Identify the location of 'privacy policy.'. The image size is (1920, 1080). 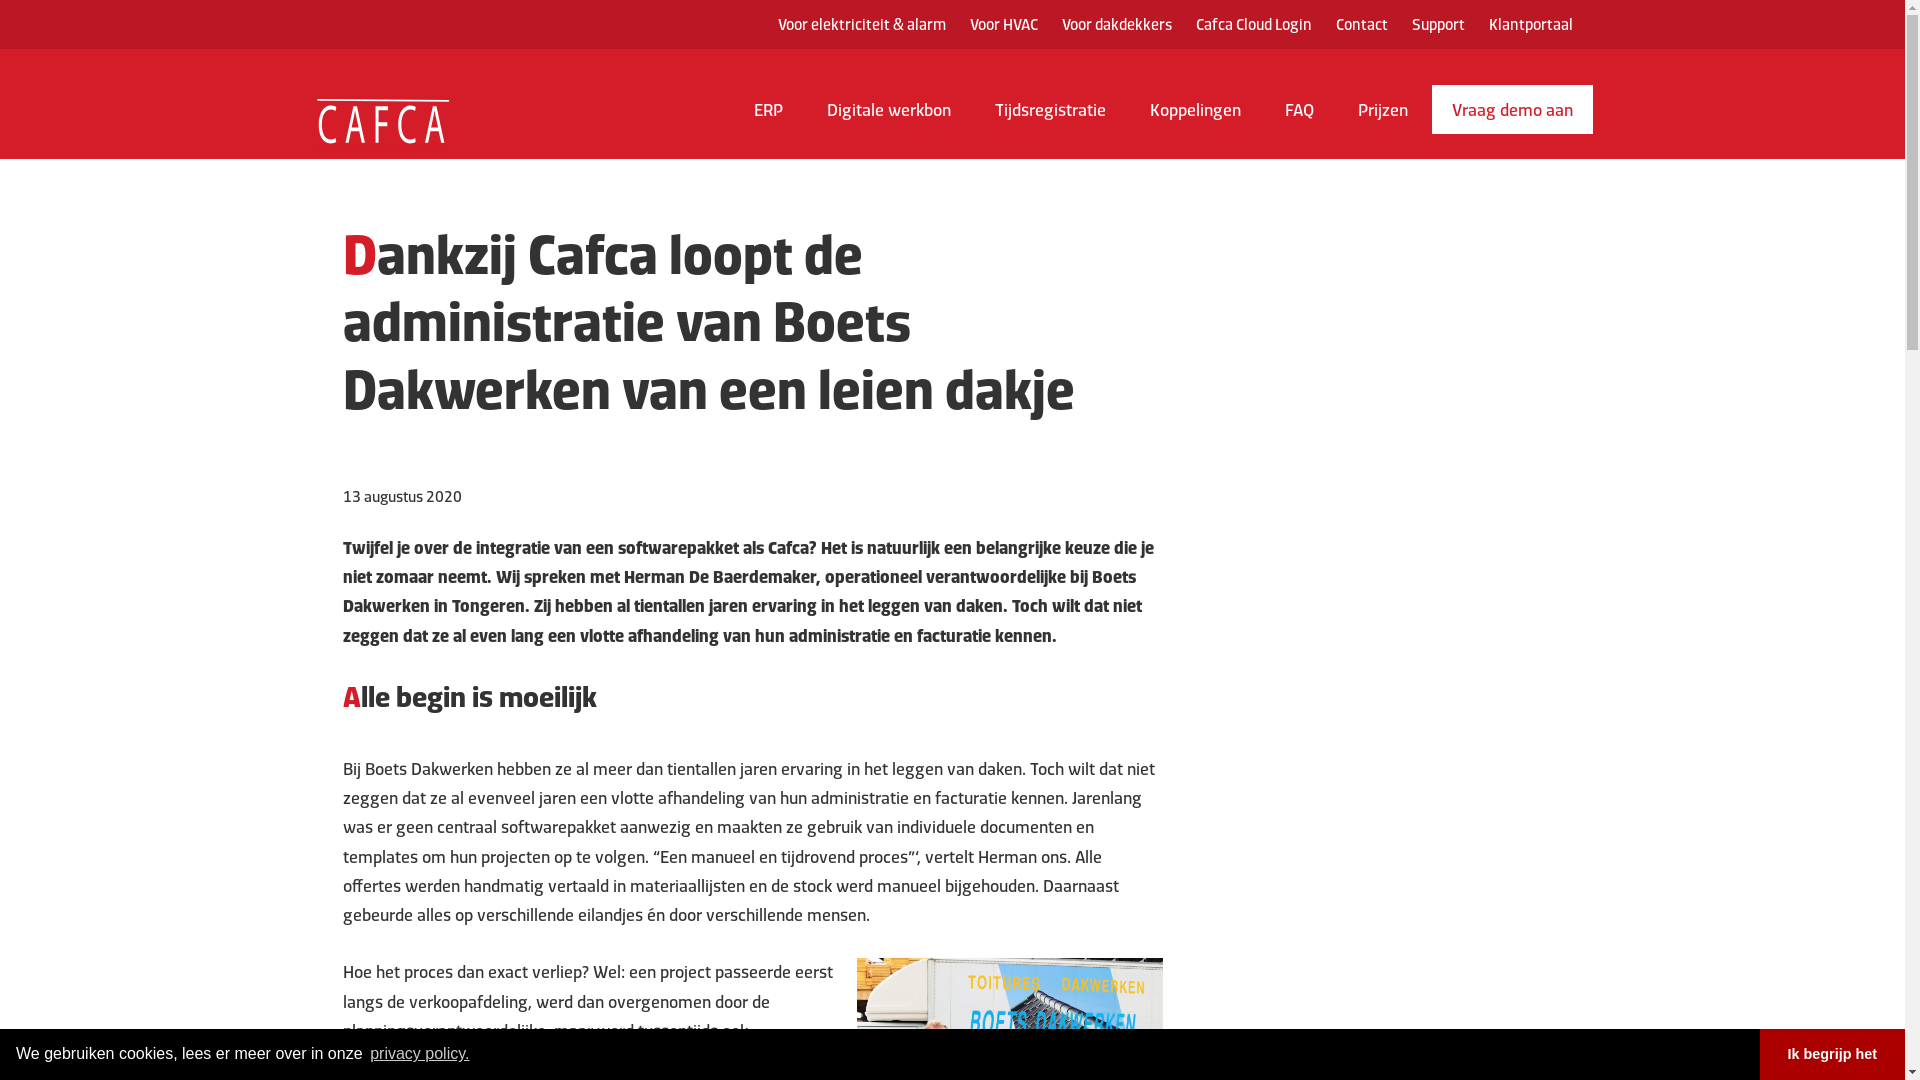
(419, 1052).